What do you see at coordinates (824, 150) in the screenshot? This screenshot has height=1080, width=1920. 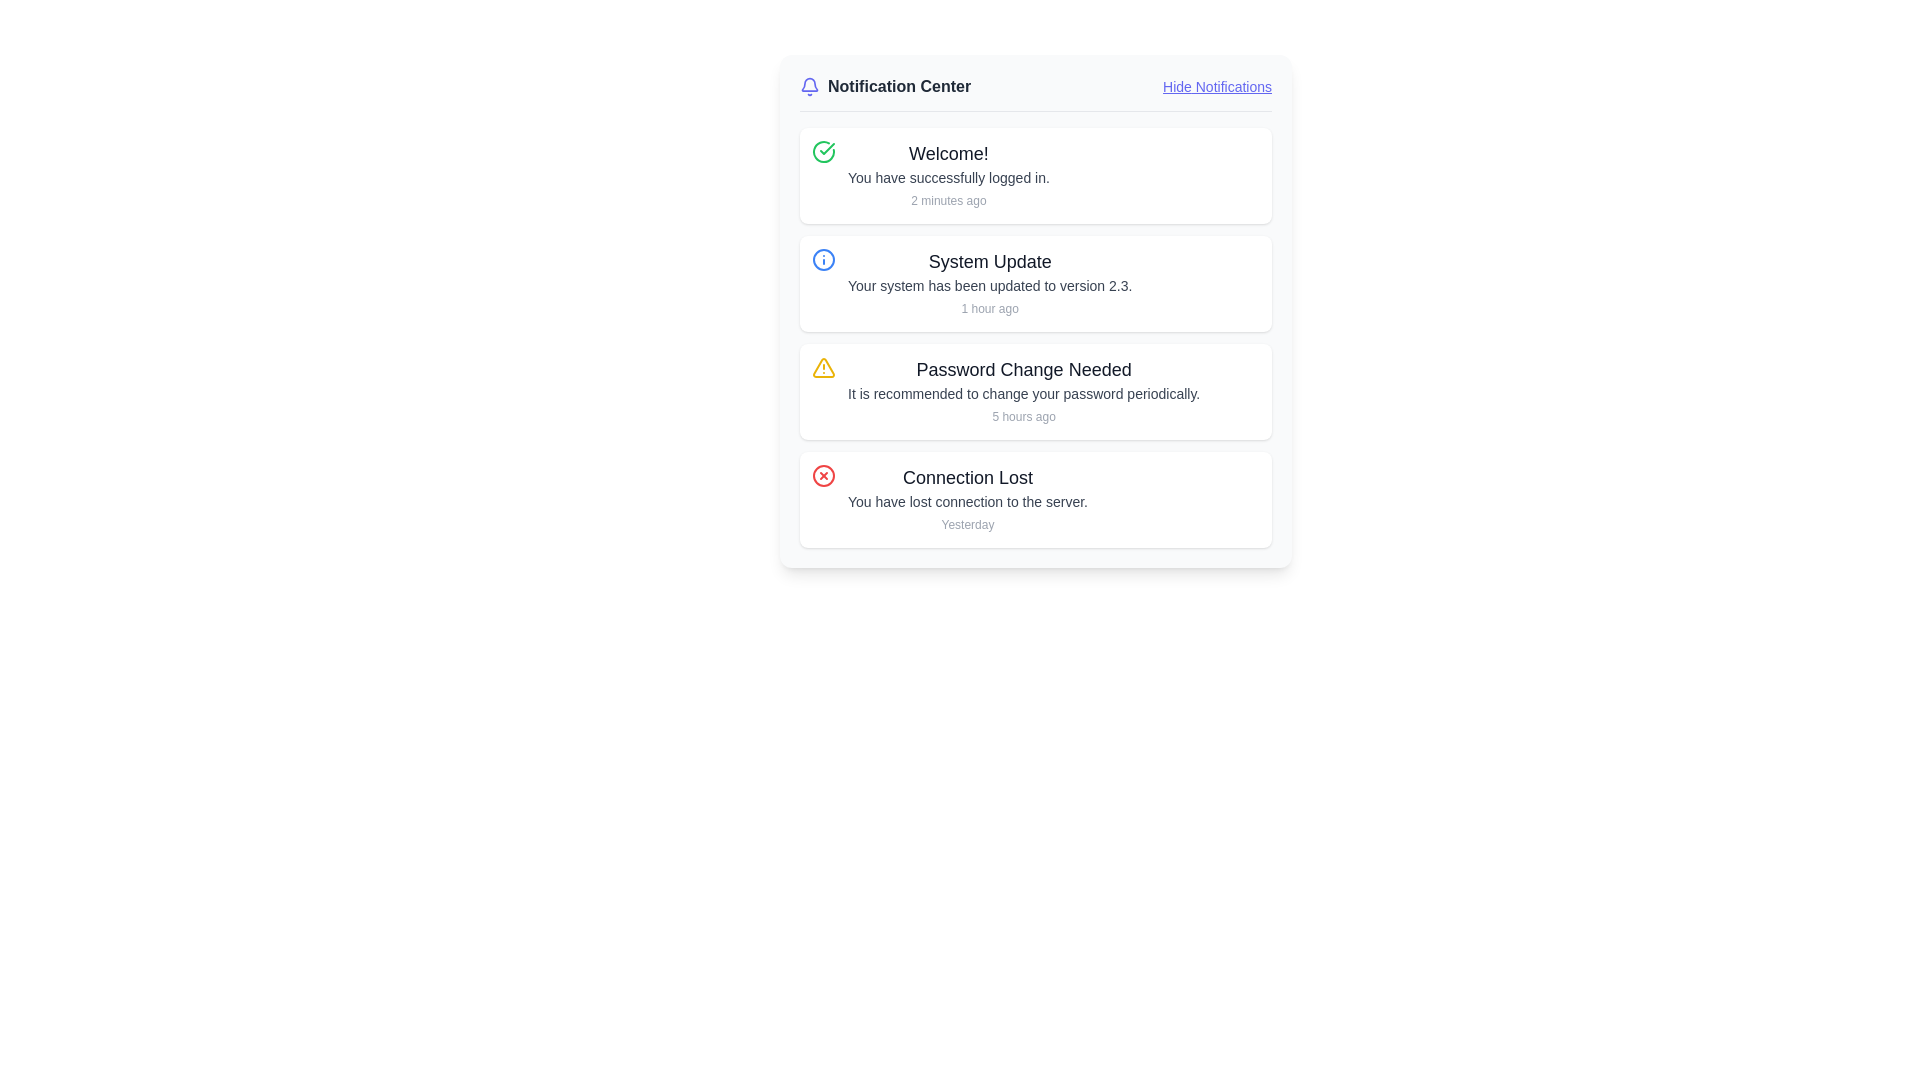 I see `the success icon located to the left of the 'Welcome!' text in the notification that indicates successful login` at bounding box center [824, 150].